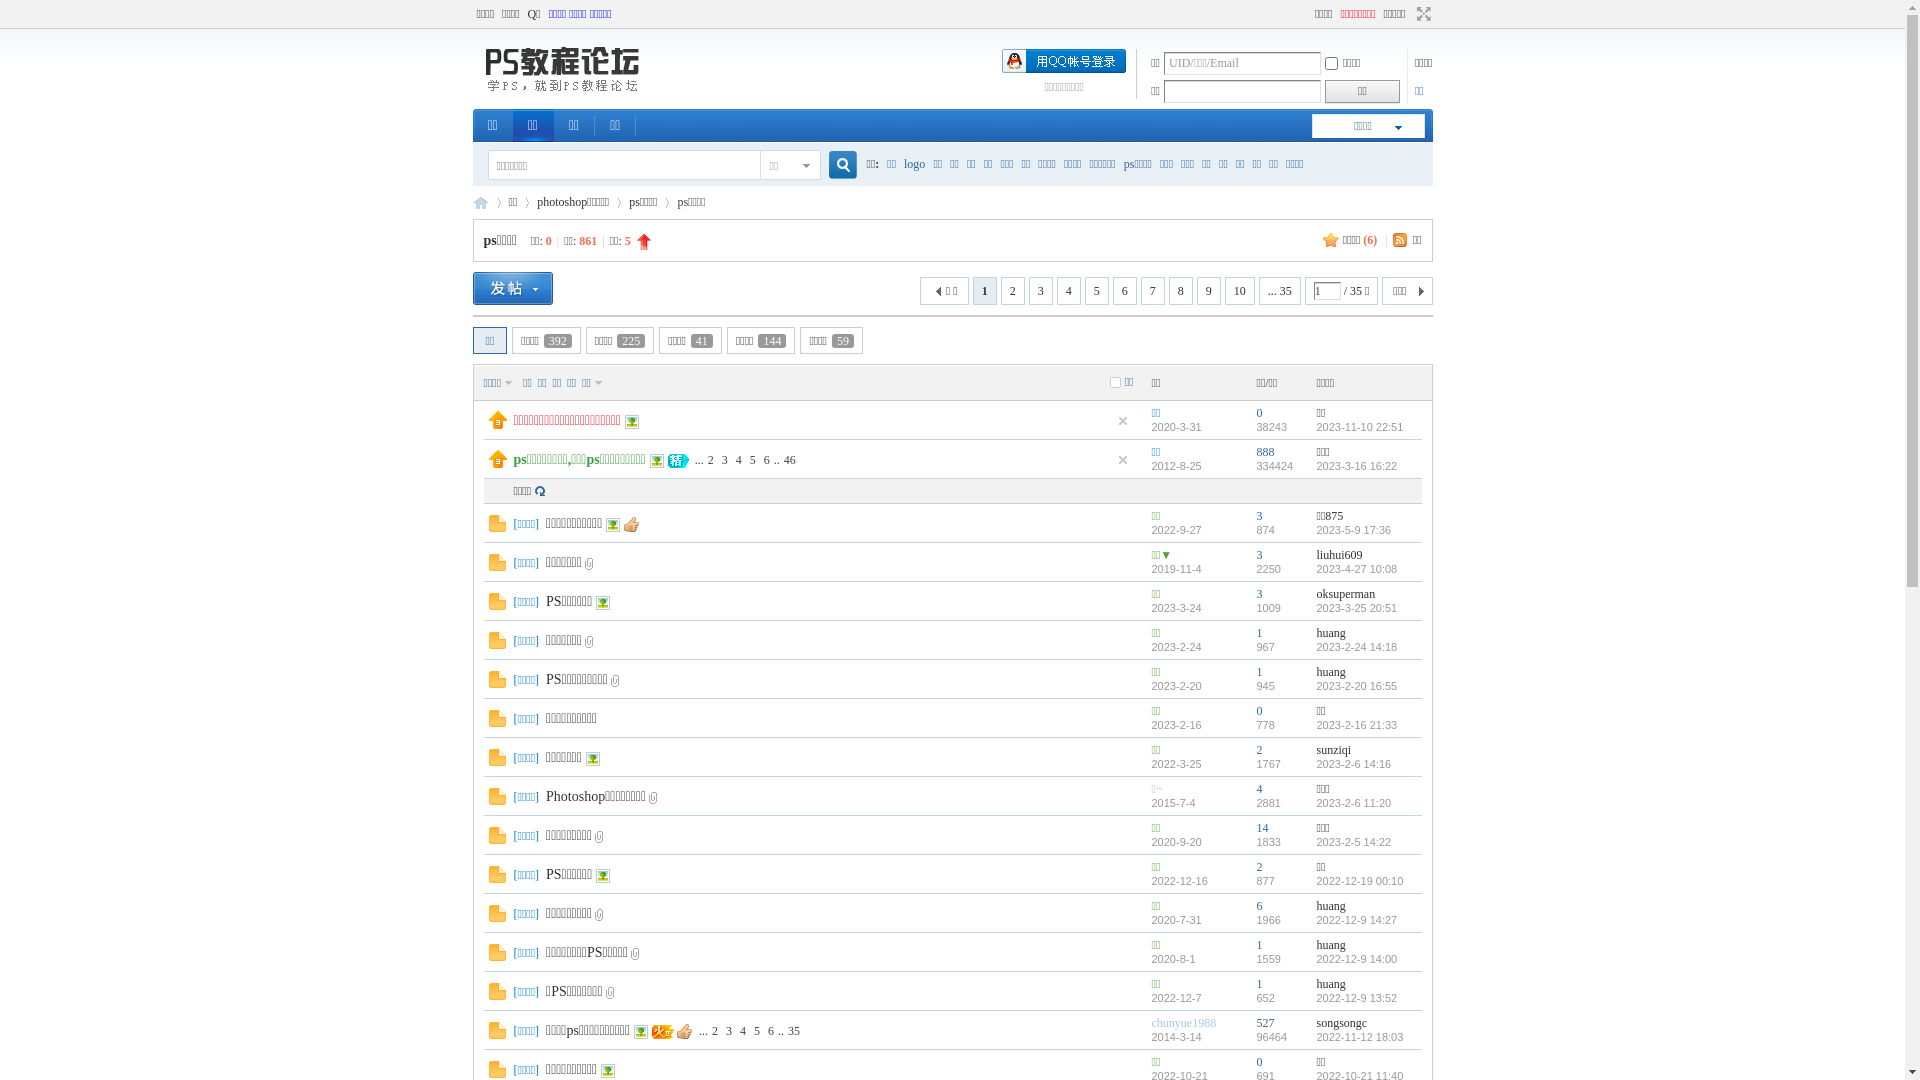  Describe the element at coordinates (1068, 290) in the screenshot. I see `'4'` at that location.